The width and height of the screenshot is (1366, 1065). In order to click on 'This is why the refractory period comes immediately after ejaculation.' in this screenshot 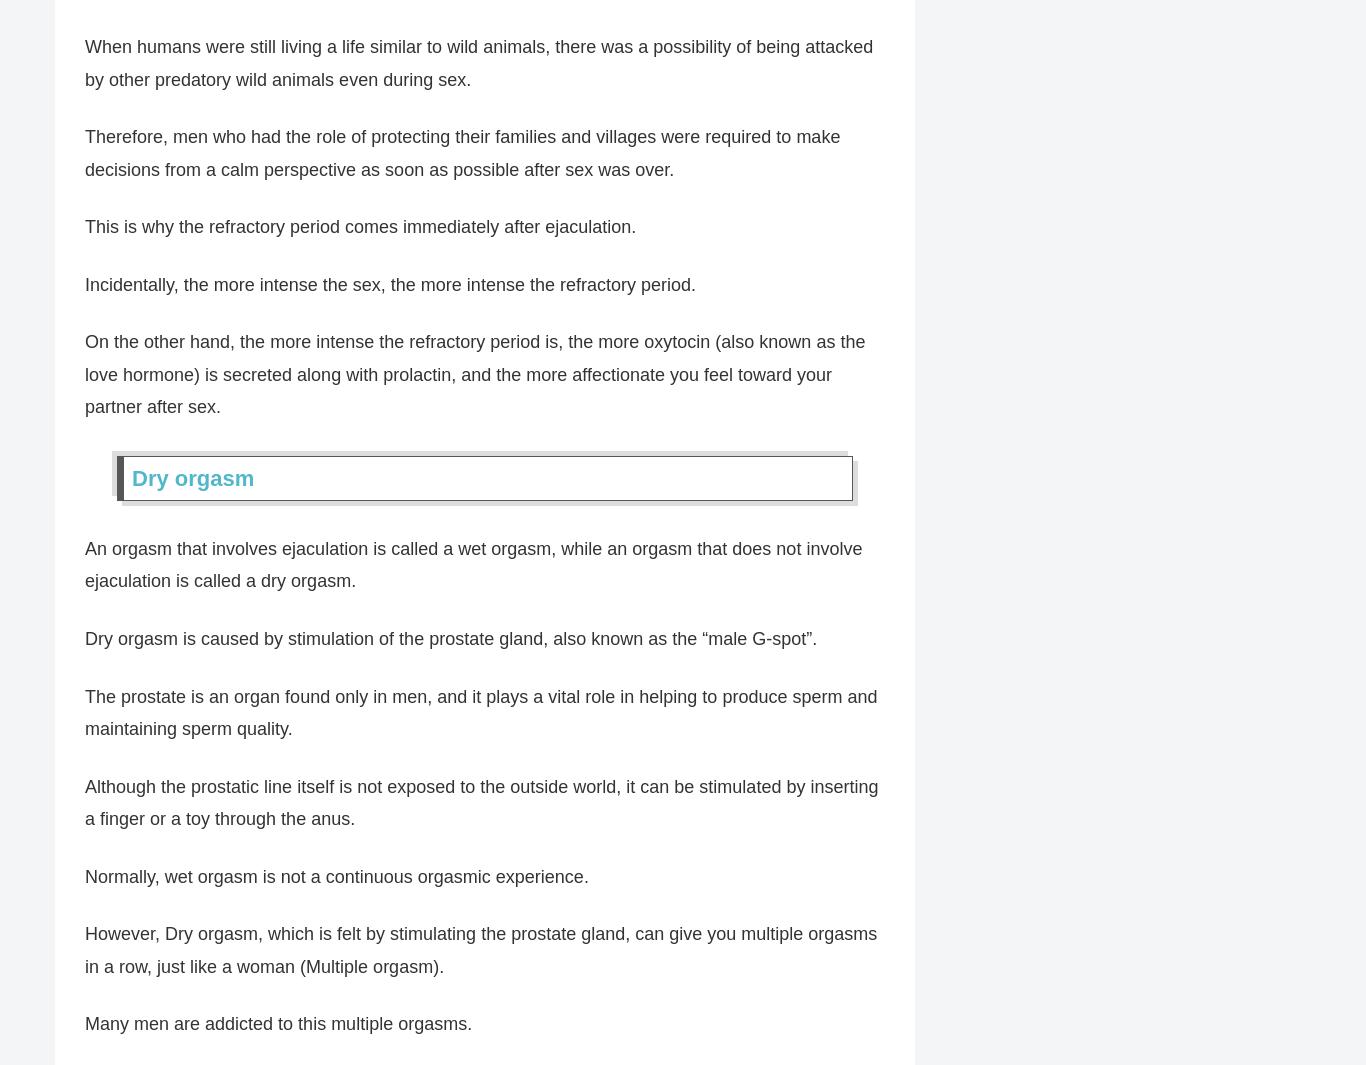, I will do `click(359, 225)`.